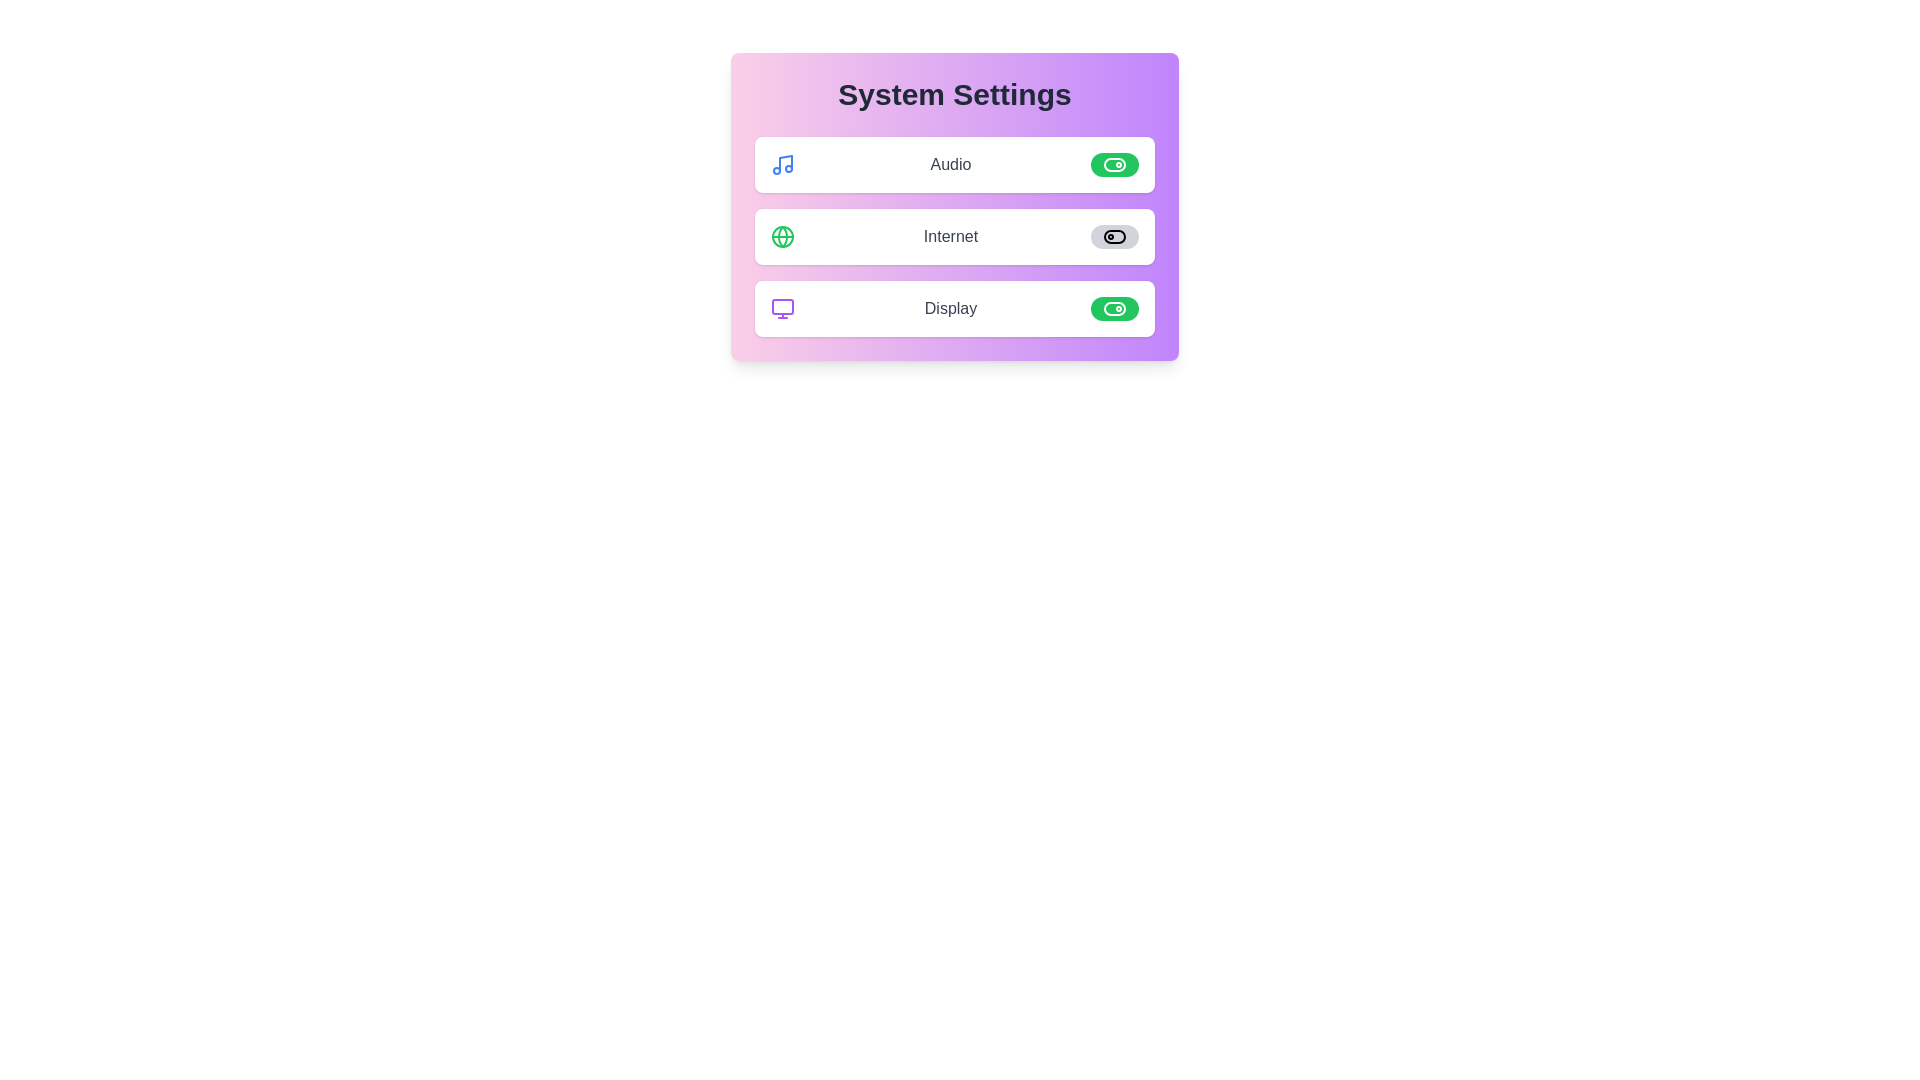  I want to click on the toggle switch located to the right of the 'Internet' label in the 'System Settings' dialog, so click(1113, 235).